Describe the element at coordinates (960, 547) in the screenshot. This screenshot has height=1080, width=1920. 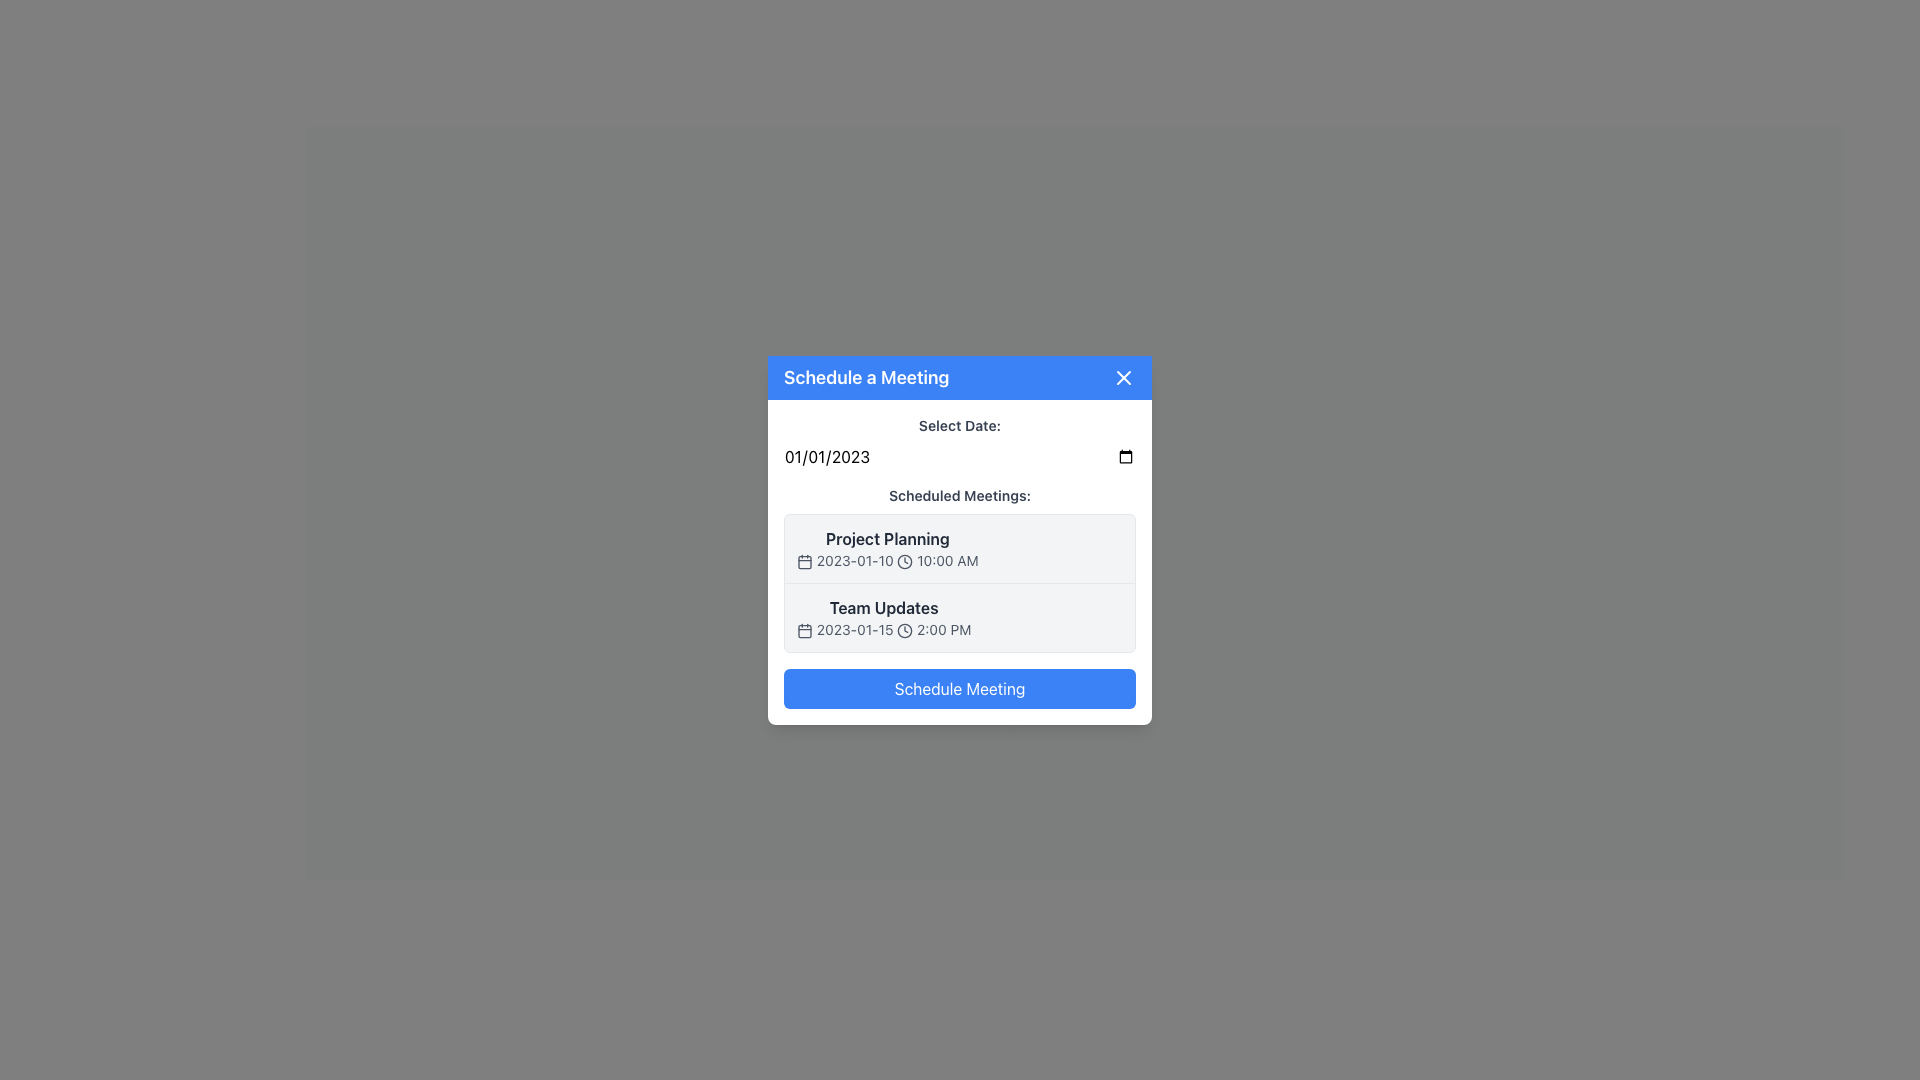
I see `the meeting entry titled 'Project Planning' scheduled for '2023-01-10 10:00 AM' in the 'Schedule a Meeting' modal` at that location.